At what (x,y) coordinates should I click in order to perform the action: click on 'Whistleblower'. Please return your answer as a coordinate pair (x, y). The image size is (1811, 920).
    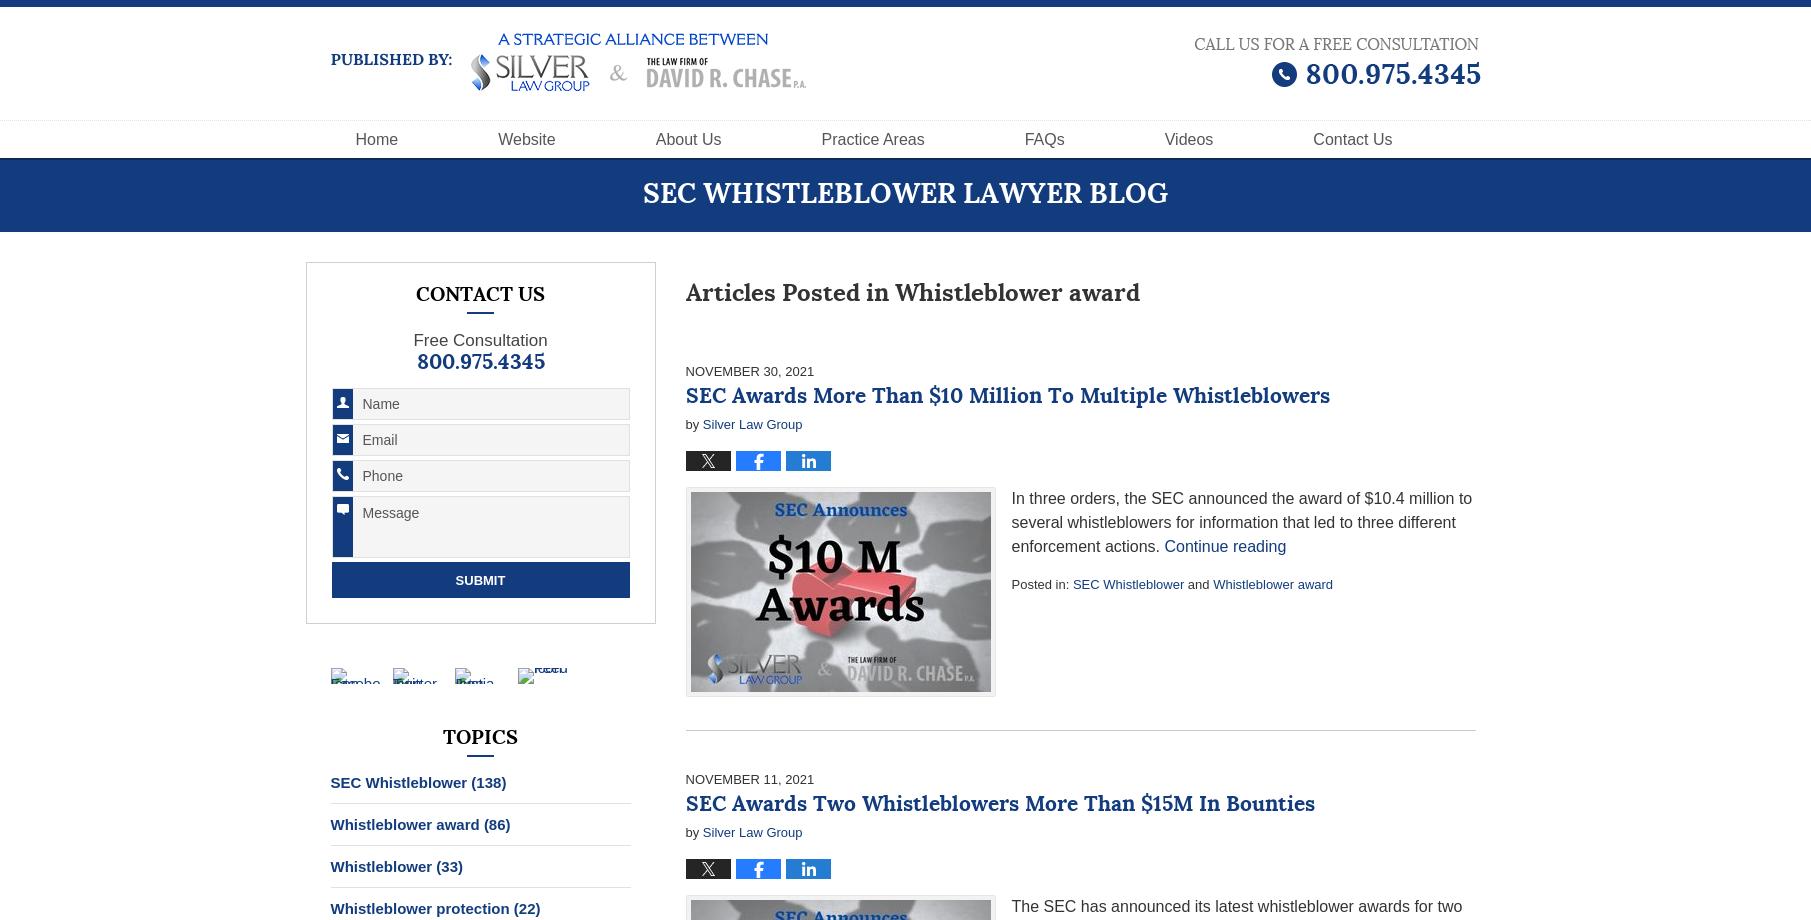
    Looking at the image, I should click on (382, 865).